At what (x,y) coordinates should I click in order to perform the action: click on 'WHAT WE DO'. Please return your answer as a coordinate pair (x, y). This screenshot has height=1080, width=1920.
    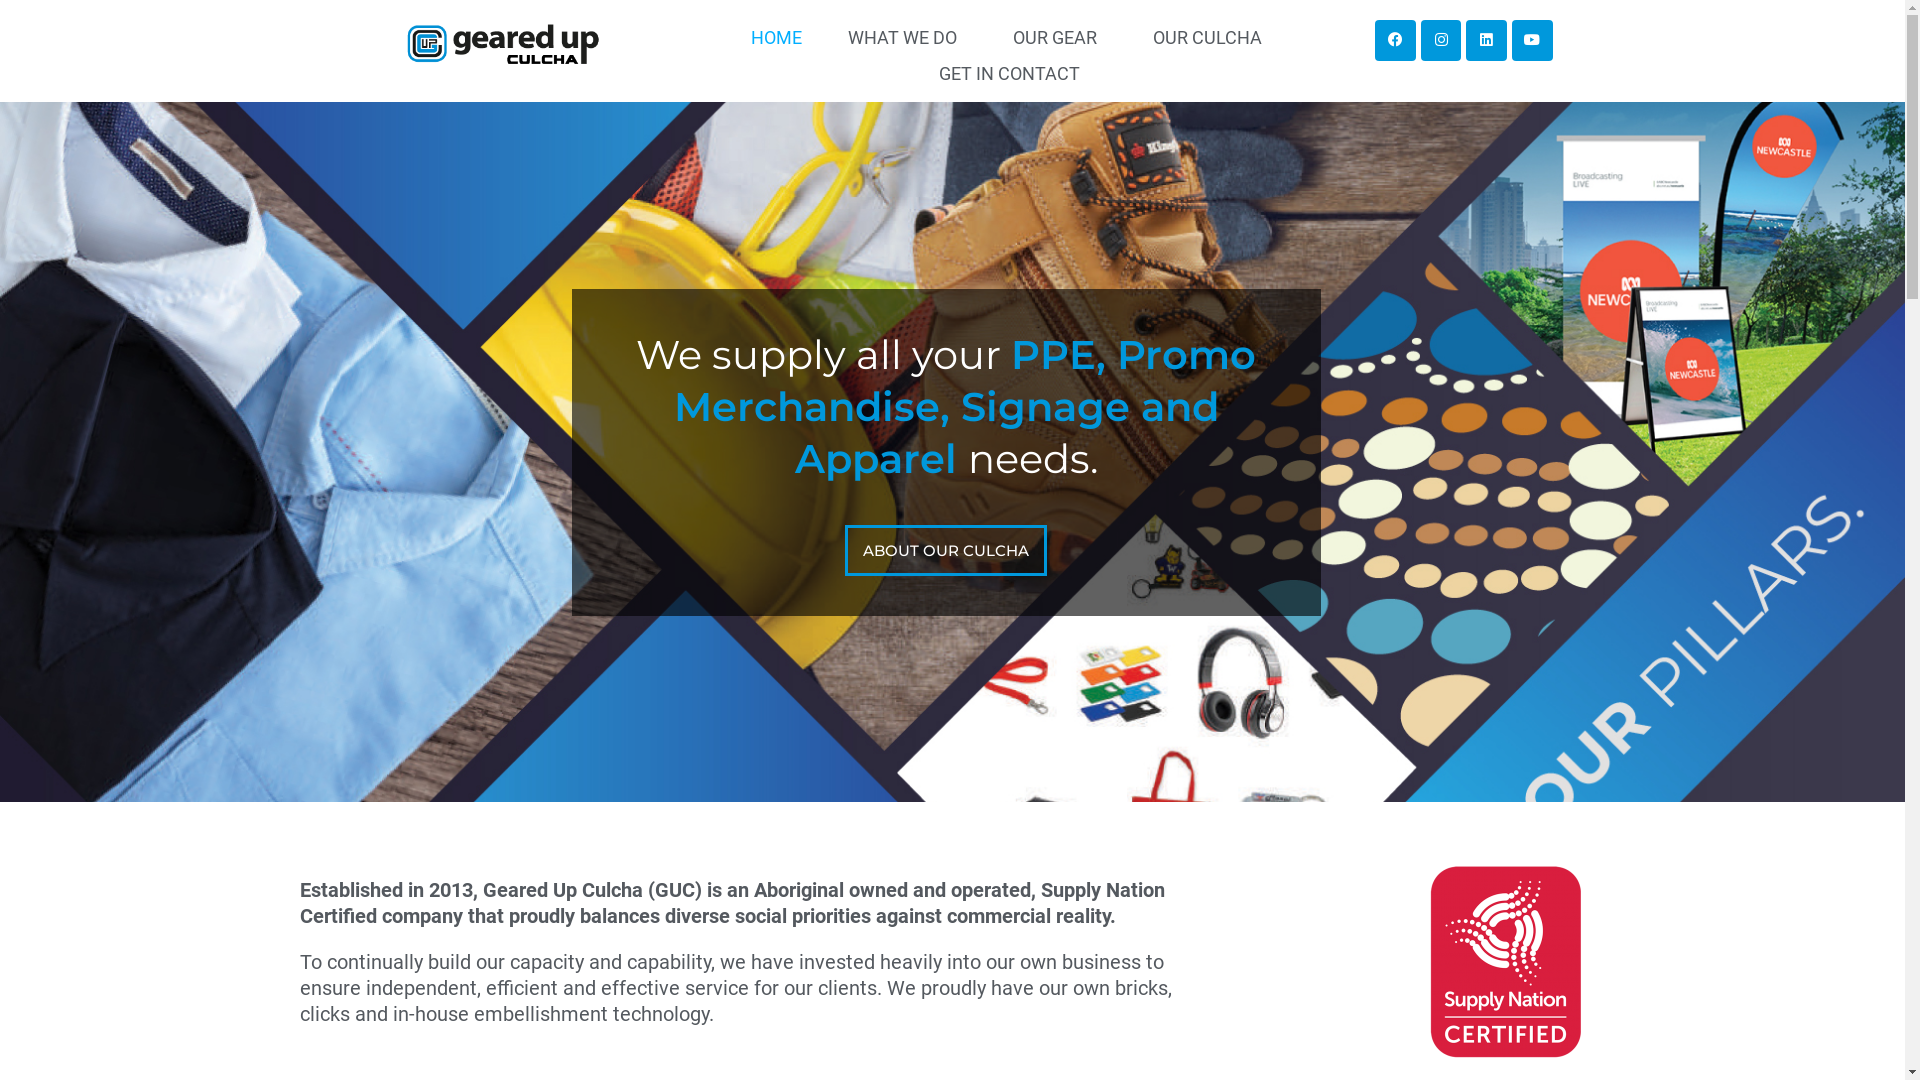
    Looking at the image, I should click on (906, 38).